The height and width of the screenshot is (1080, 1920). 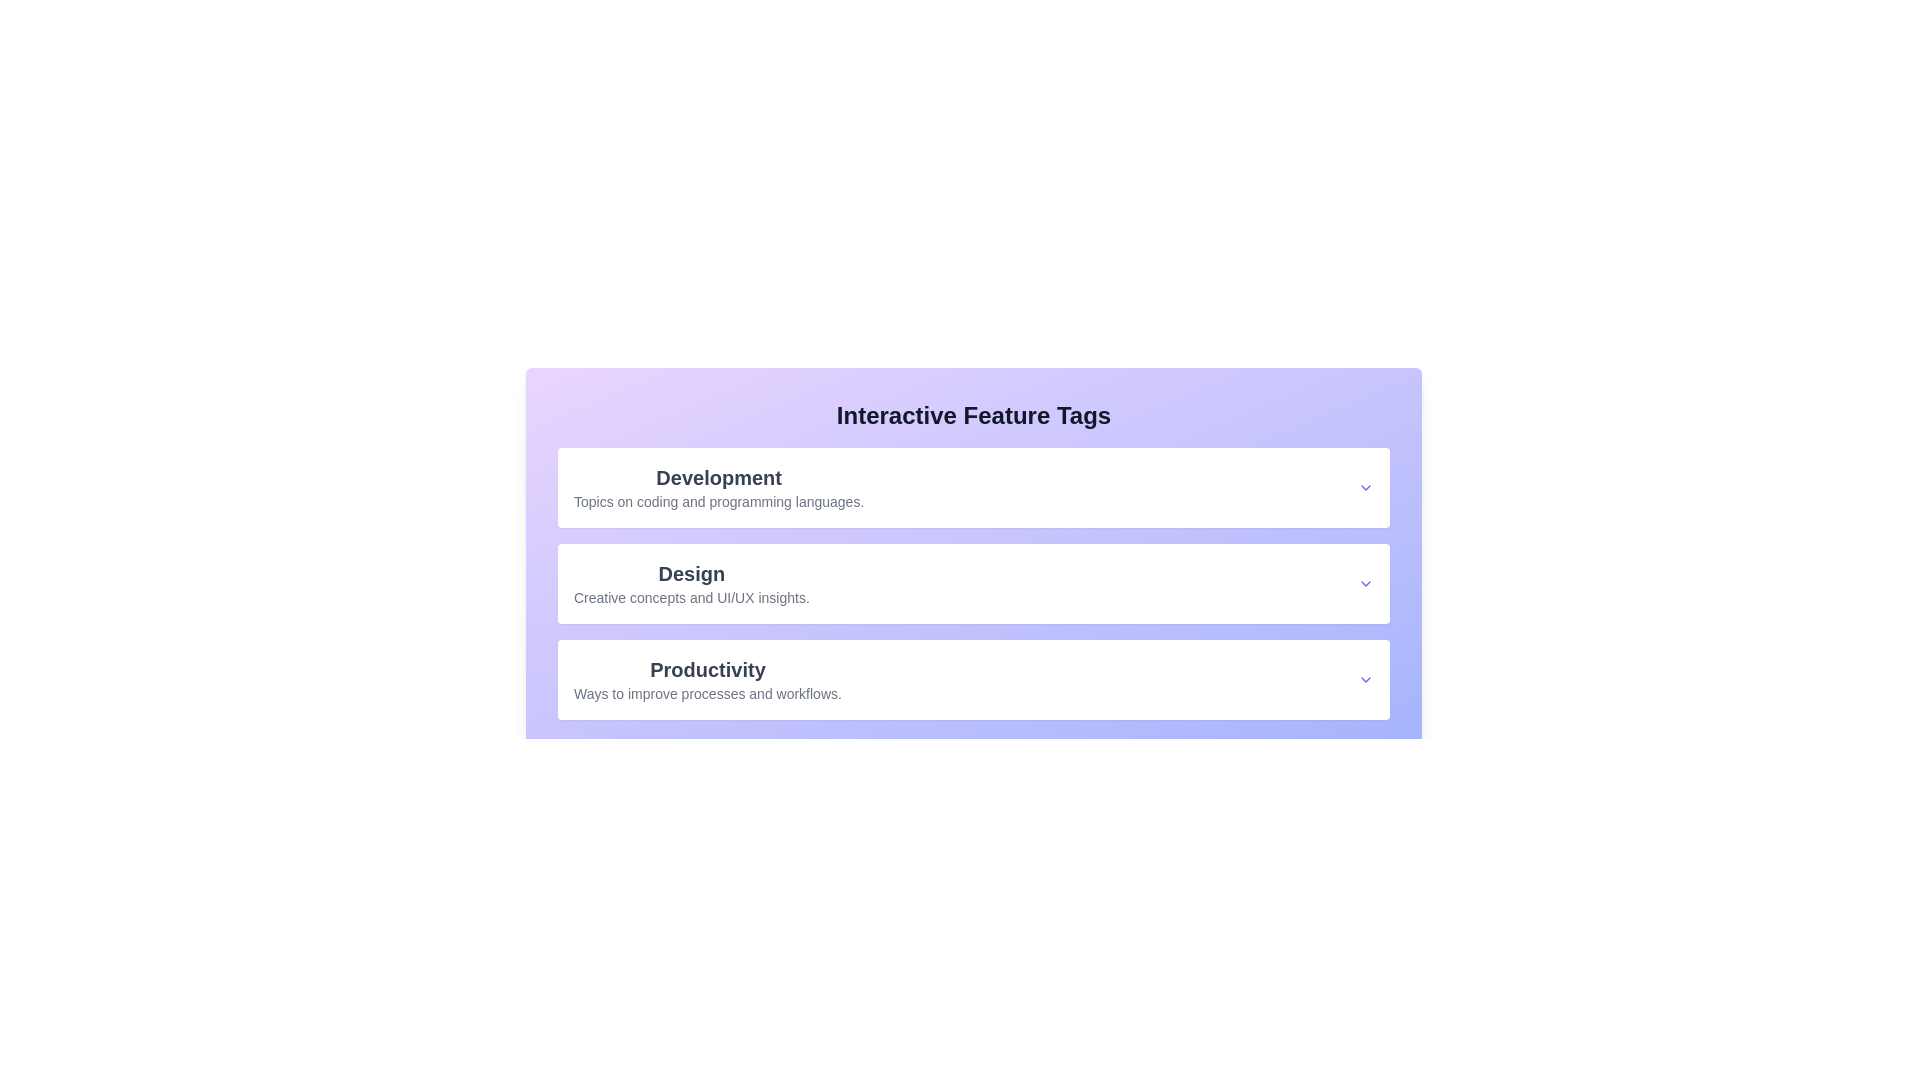 I want to click on the Chevron icon button located to the right of the 'Design' text, so click(x=1365, y=583).